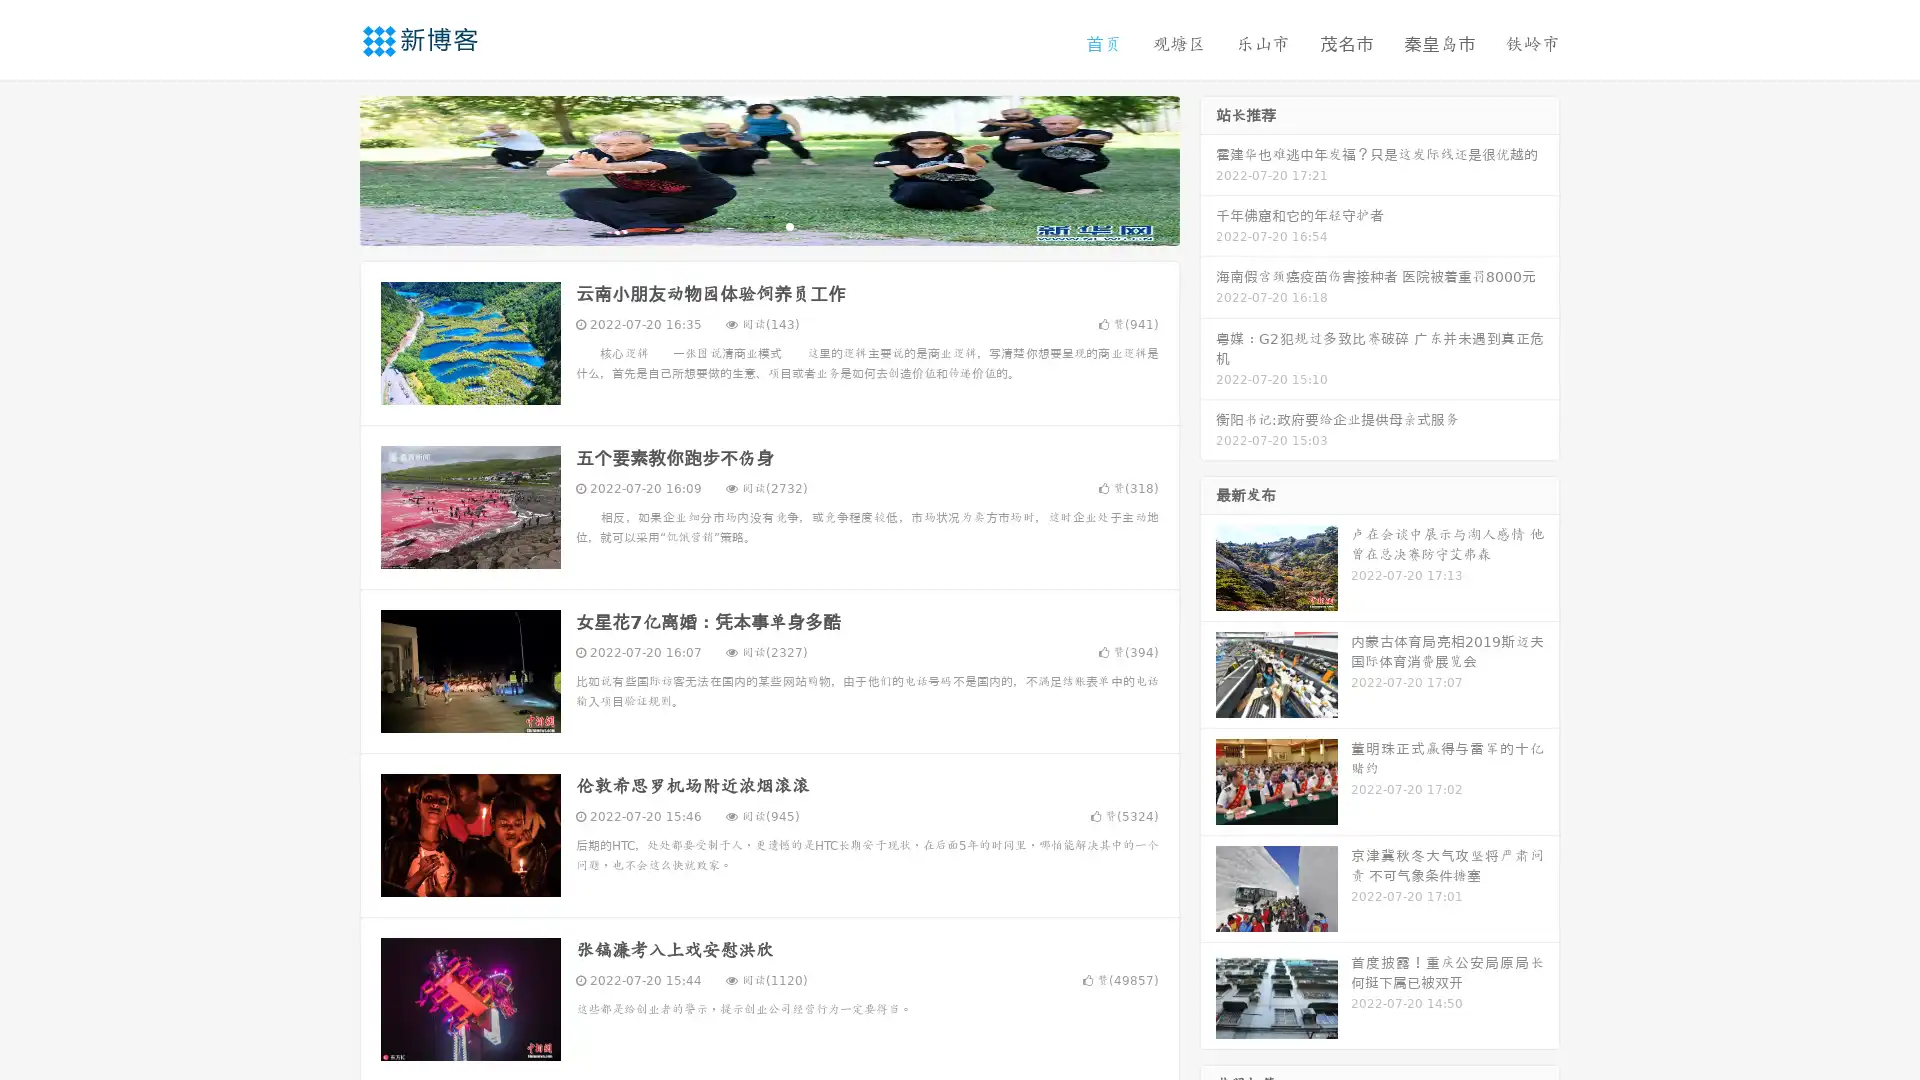 Image resolution: width=1920 pixels, height=1080 pixels. I want to click on Go to slide 2, so click(768, 225).